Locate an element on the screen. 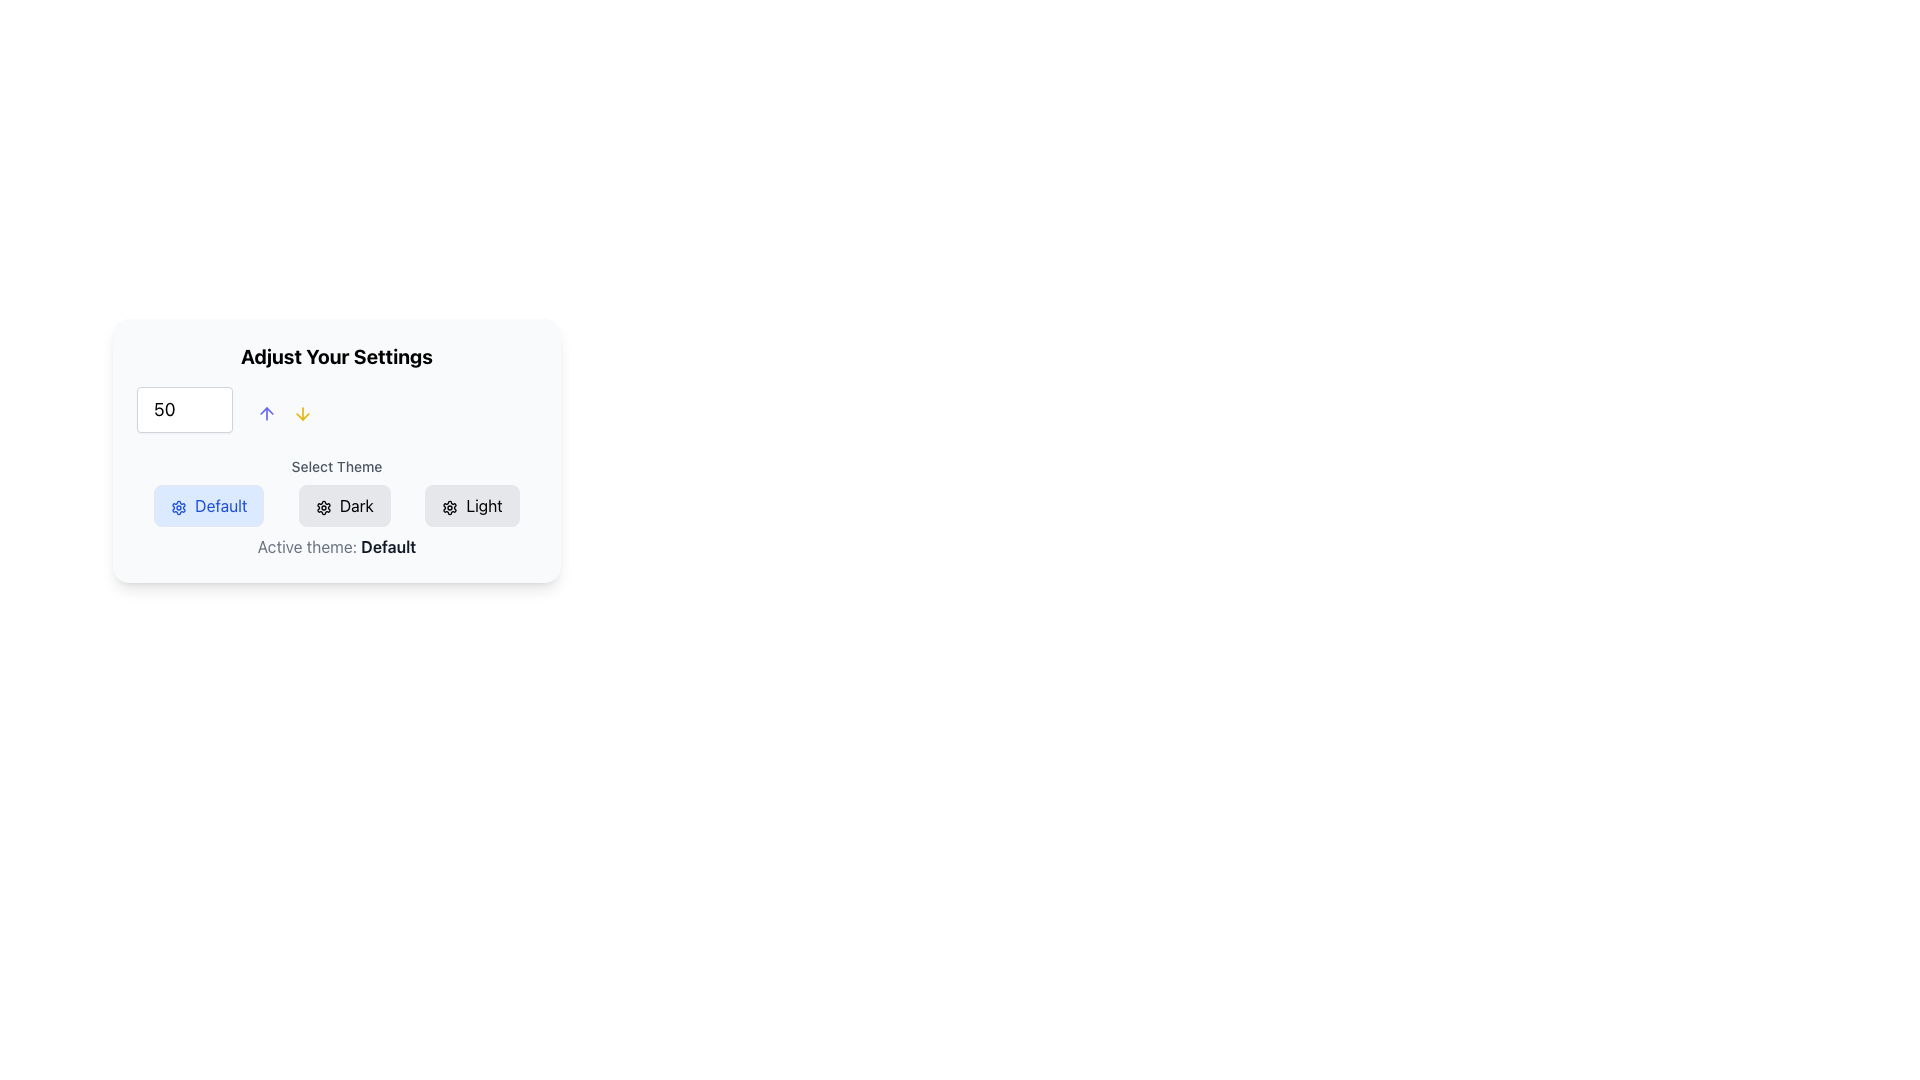 The width and height of the screenshot is (1920, 1080). the upward arrow icon located in the button group at the top of the settings panel is located at coordinates (266, 412).